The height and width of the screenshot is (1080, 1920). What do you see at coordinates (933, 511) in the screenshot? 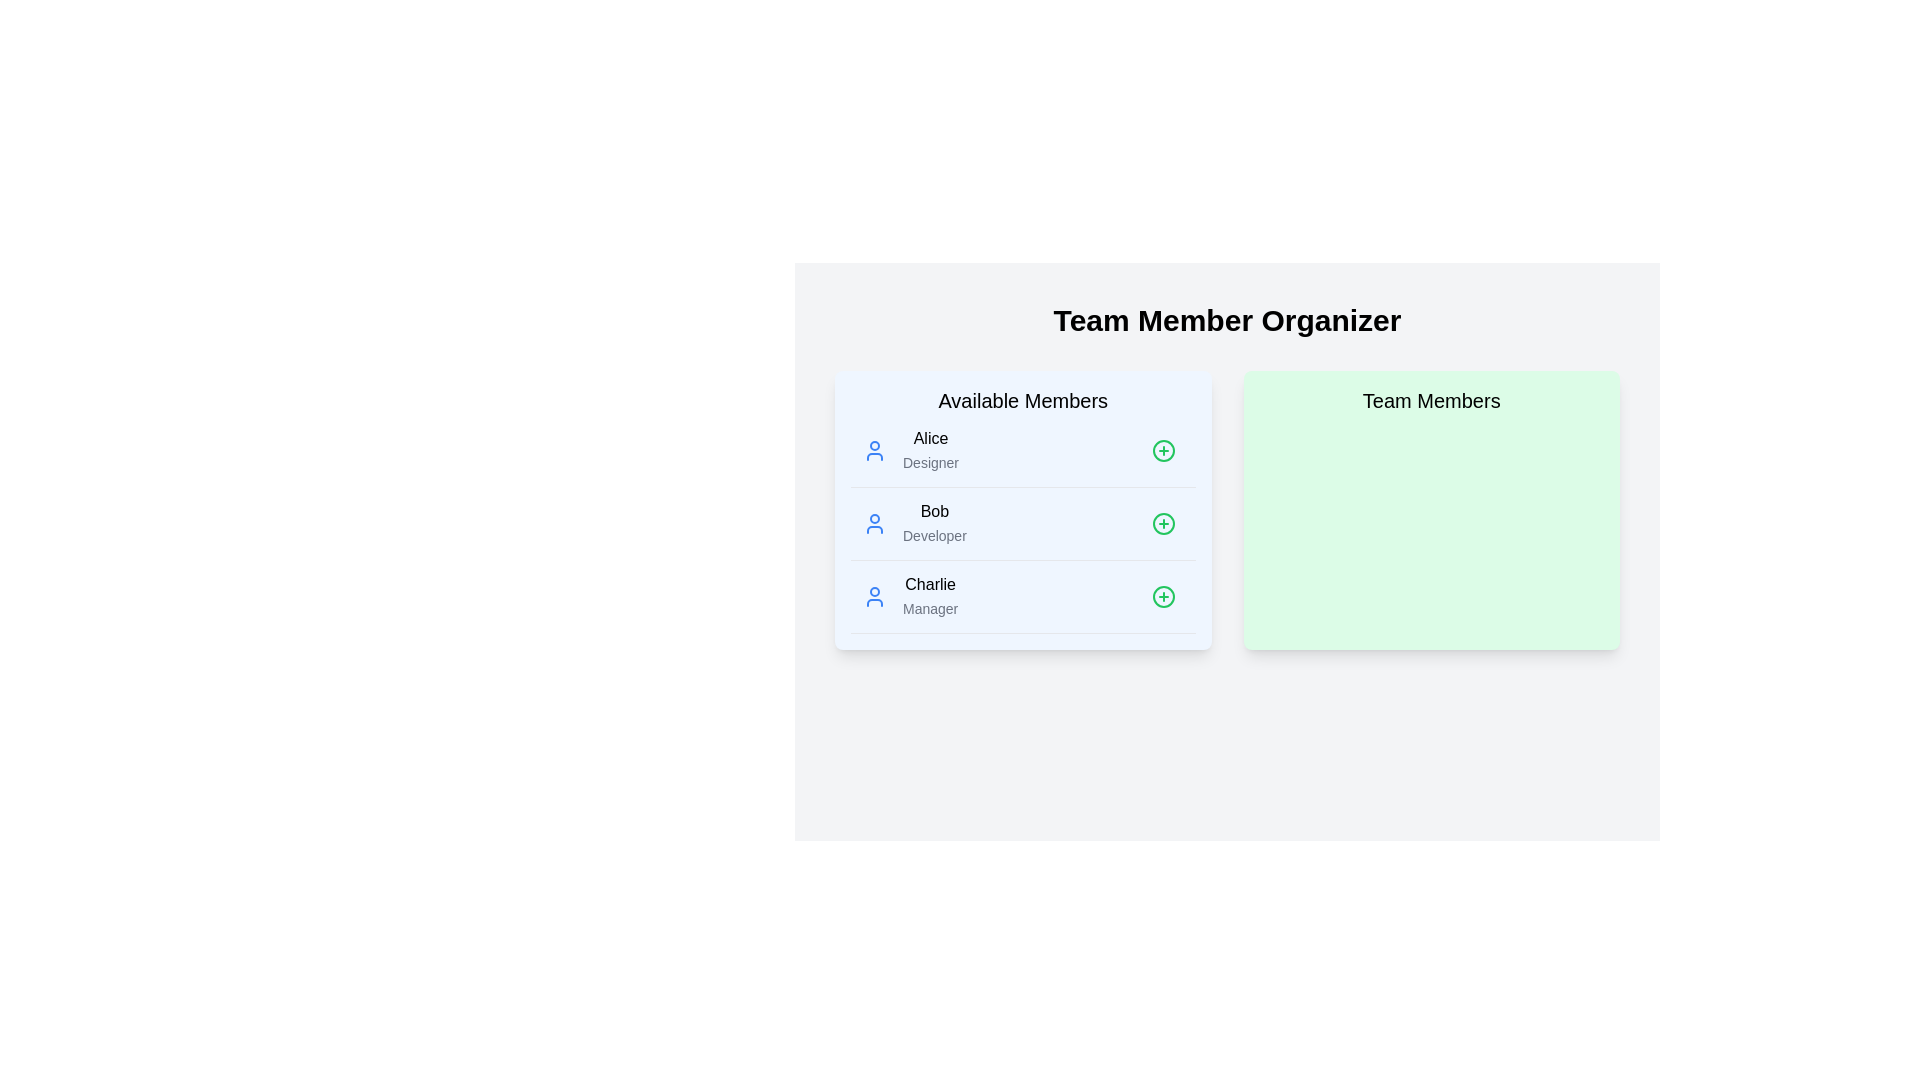
I see `the text label representing the name of a team member in the 'Available Members' section` at bounding box center [933, 511].